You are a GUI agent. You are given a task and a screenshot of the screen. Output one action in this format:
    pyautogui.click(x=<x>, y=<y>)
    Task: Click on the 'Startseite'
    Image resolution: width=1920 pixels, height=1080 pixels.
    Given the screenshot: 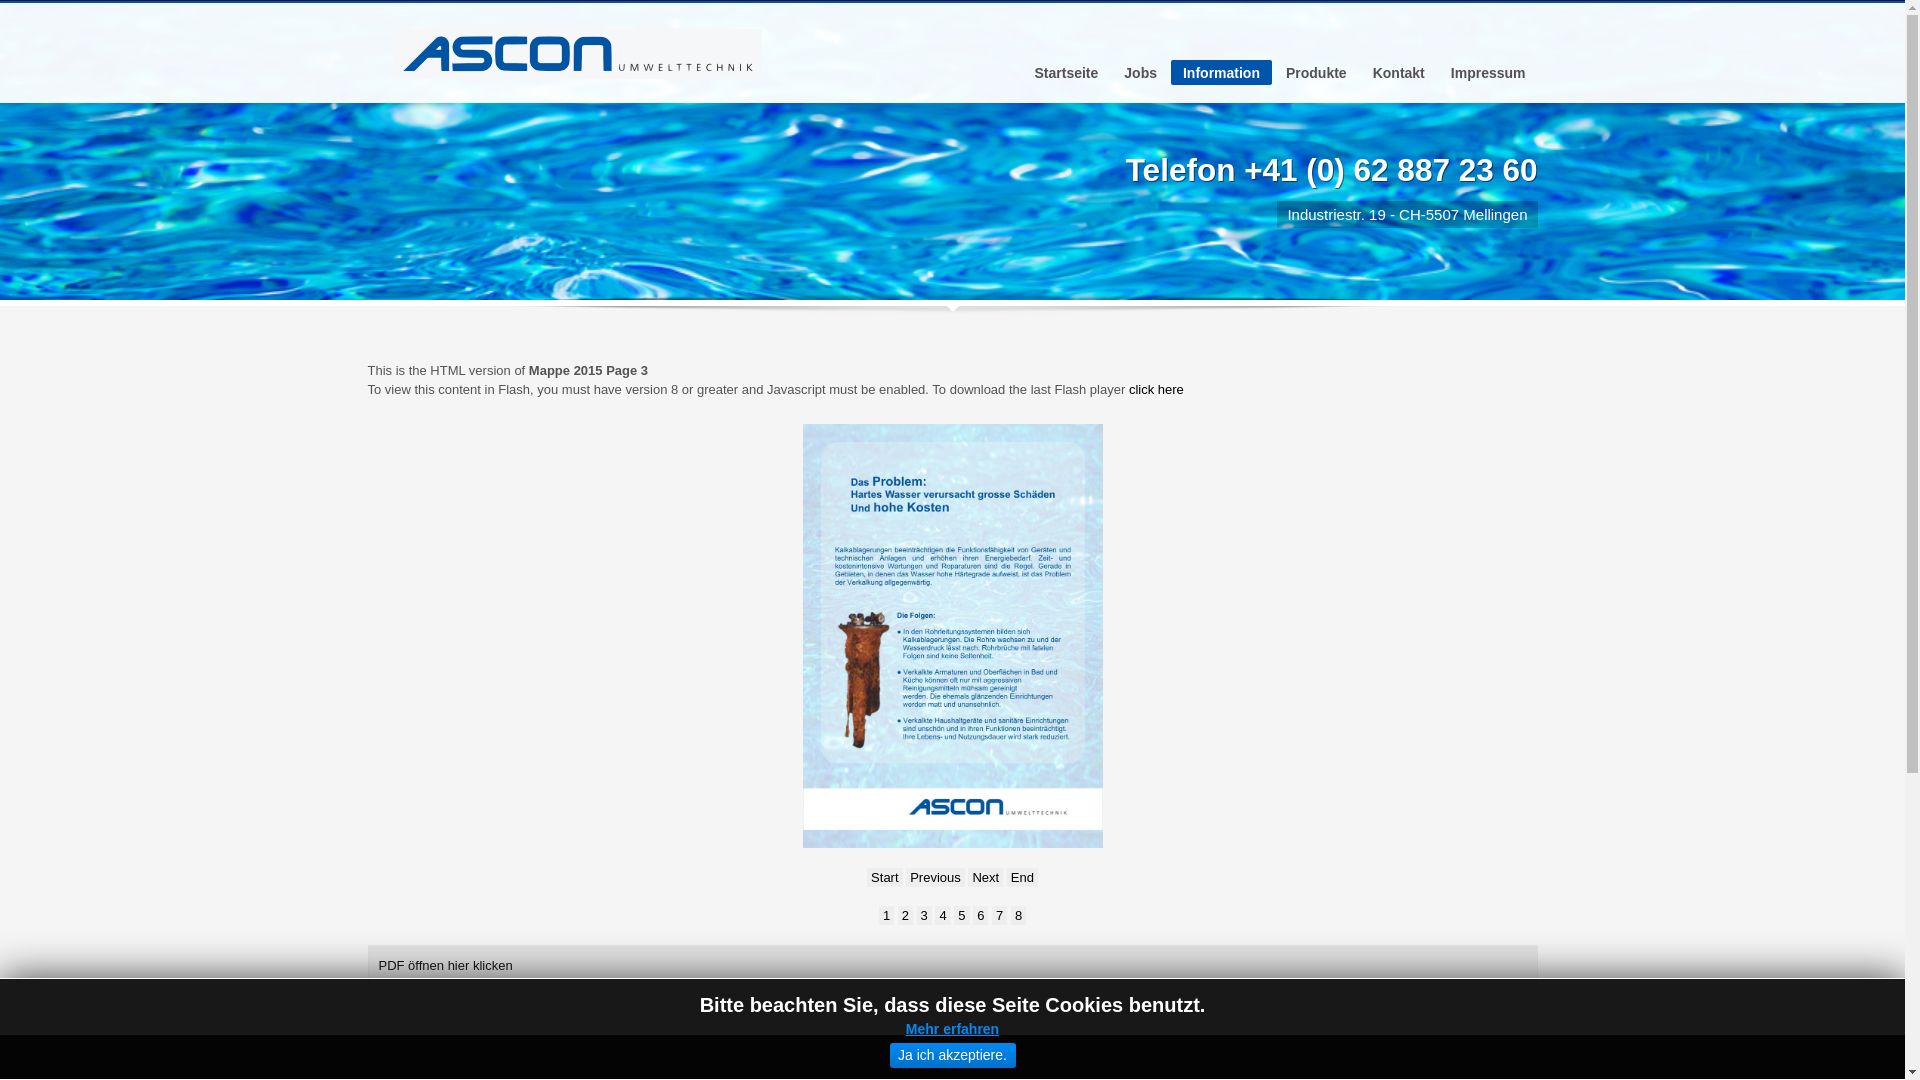 What is the action you would take?
    pyautogui.click(x=1064, y=72)
    